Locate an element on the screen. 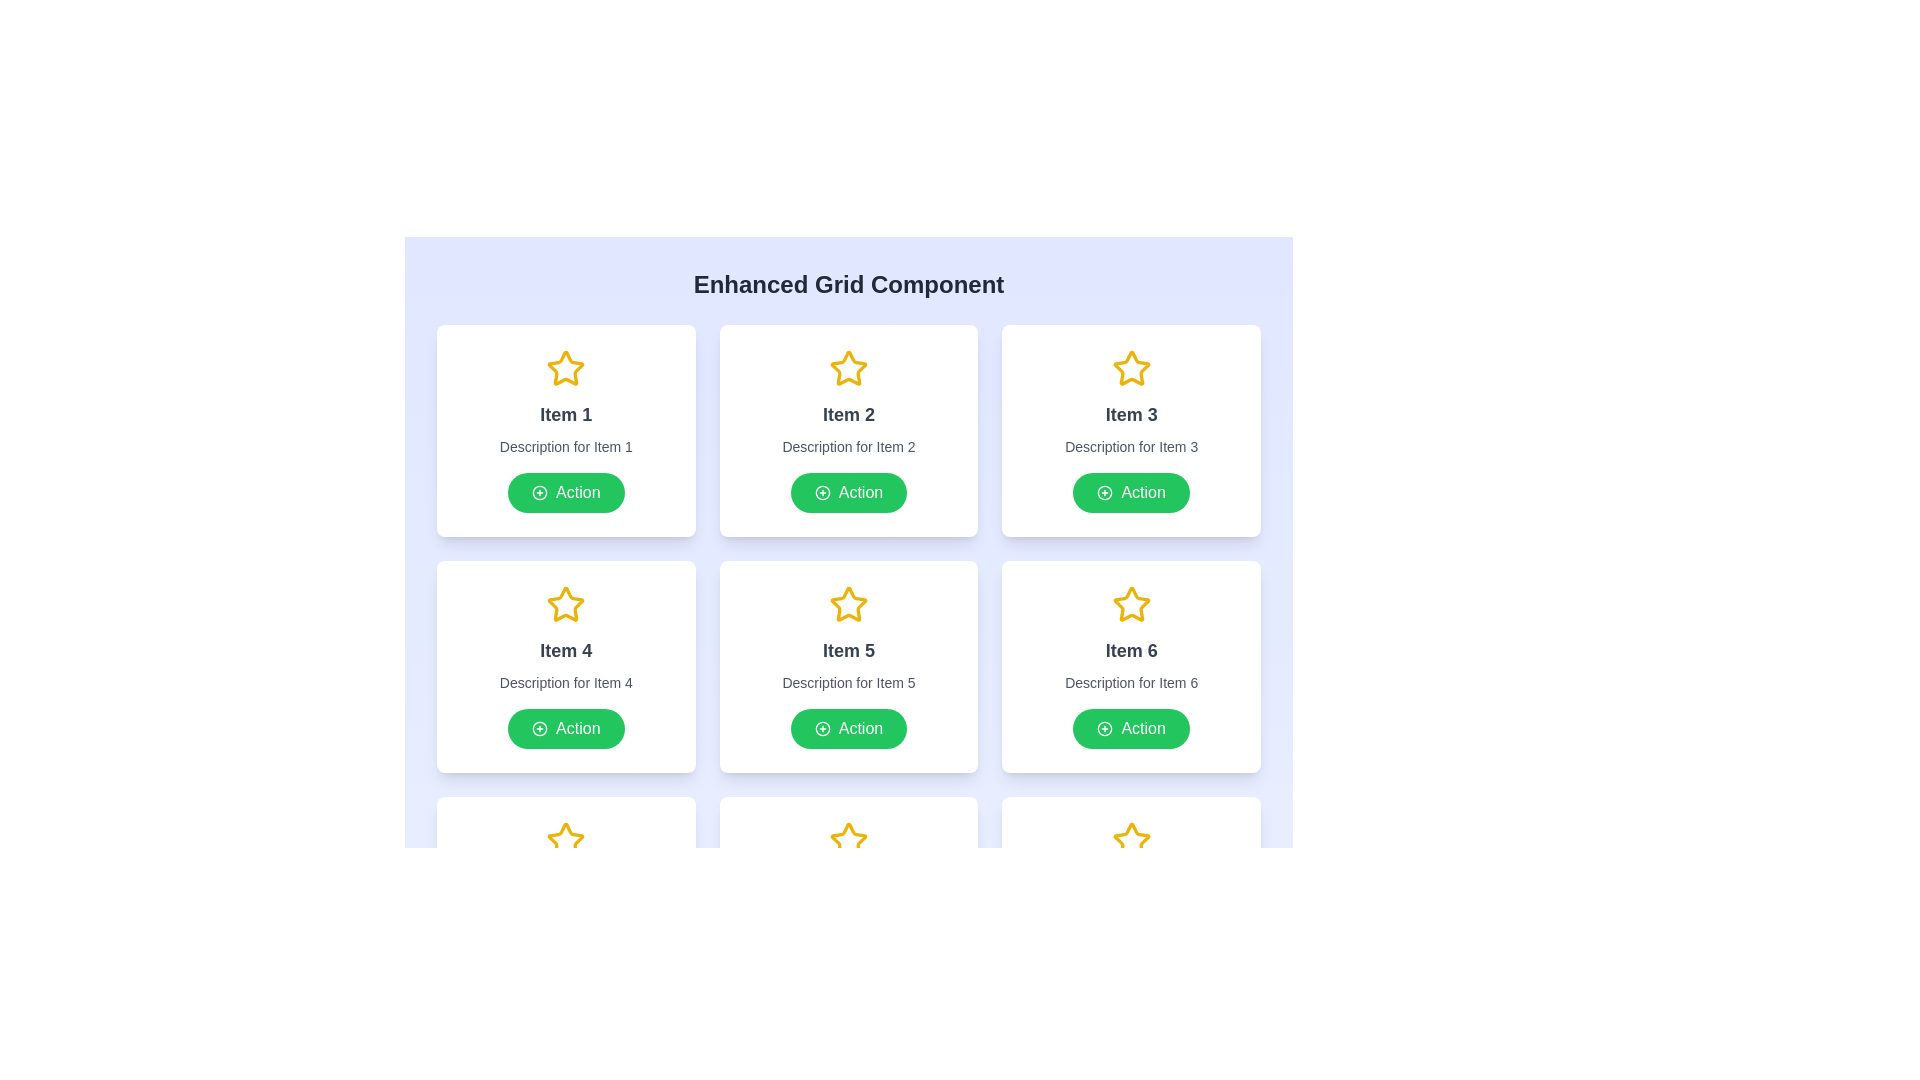  the text label stating 'Description for Item 3', which is located in the third card from the left in the first row of a grid layout, and is the second text element below the card's title 'Item 3' is located at coordinates (1131, 446).